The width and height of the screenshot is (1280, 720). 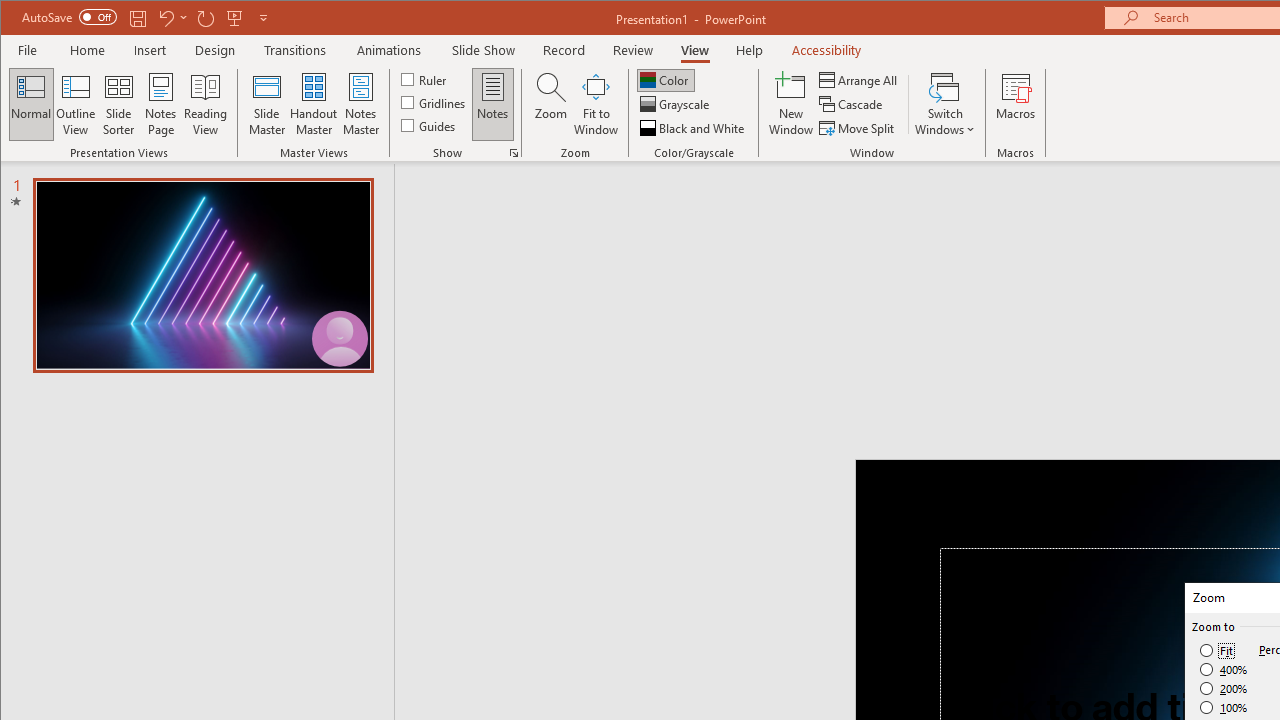 I want to click on 'Move Split', so click(x=858, y=128).